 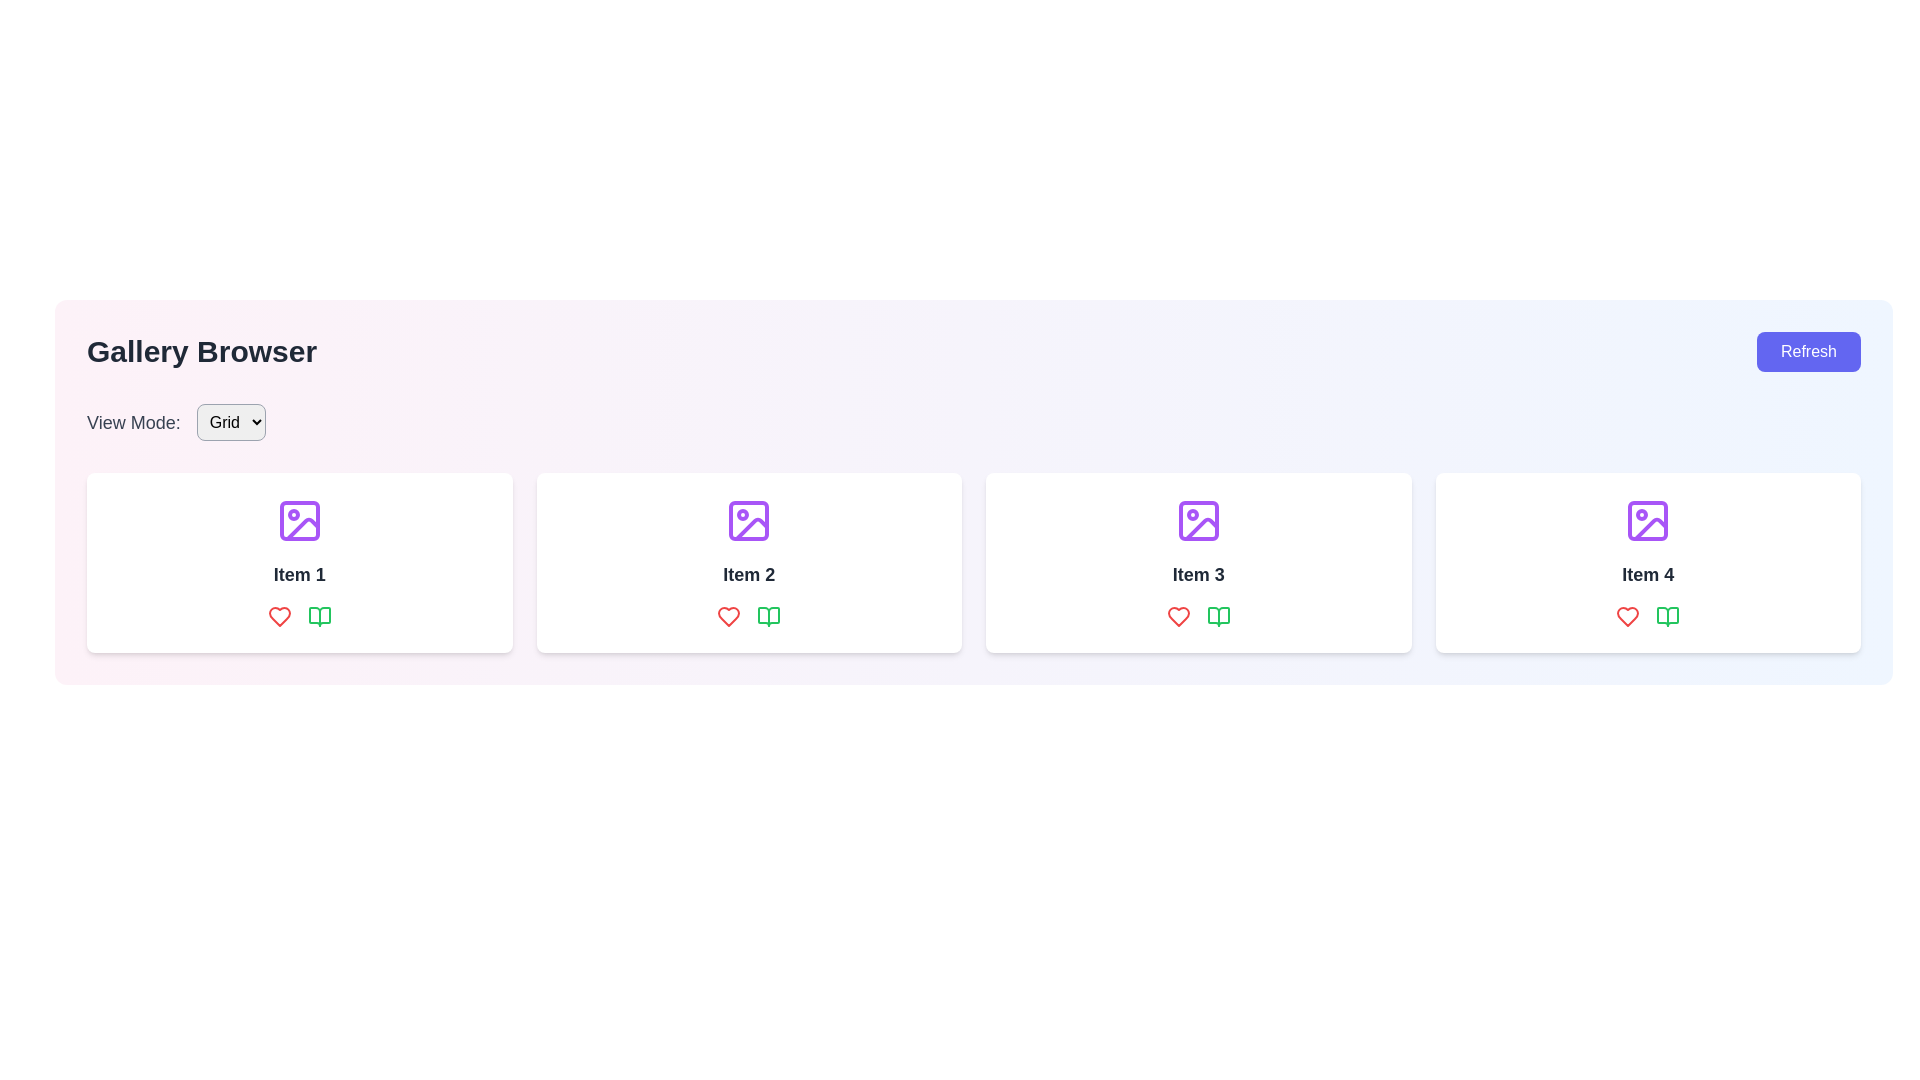 What do you see at coordinates (231, 421) in the screenshot?
I see `the 'Grid' dropdown menu button, which is a rectangular button with rounded corners and a downward arrow icon next to the text` at bounding box center [231, 421].